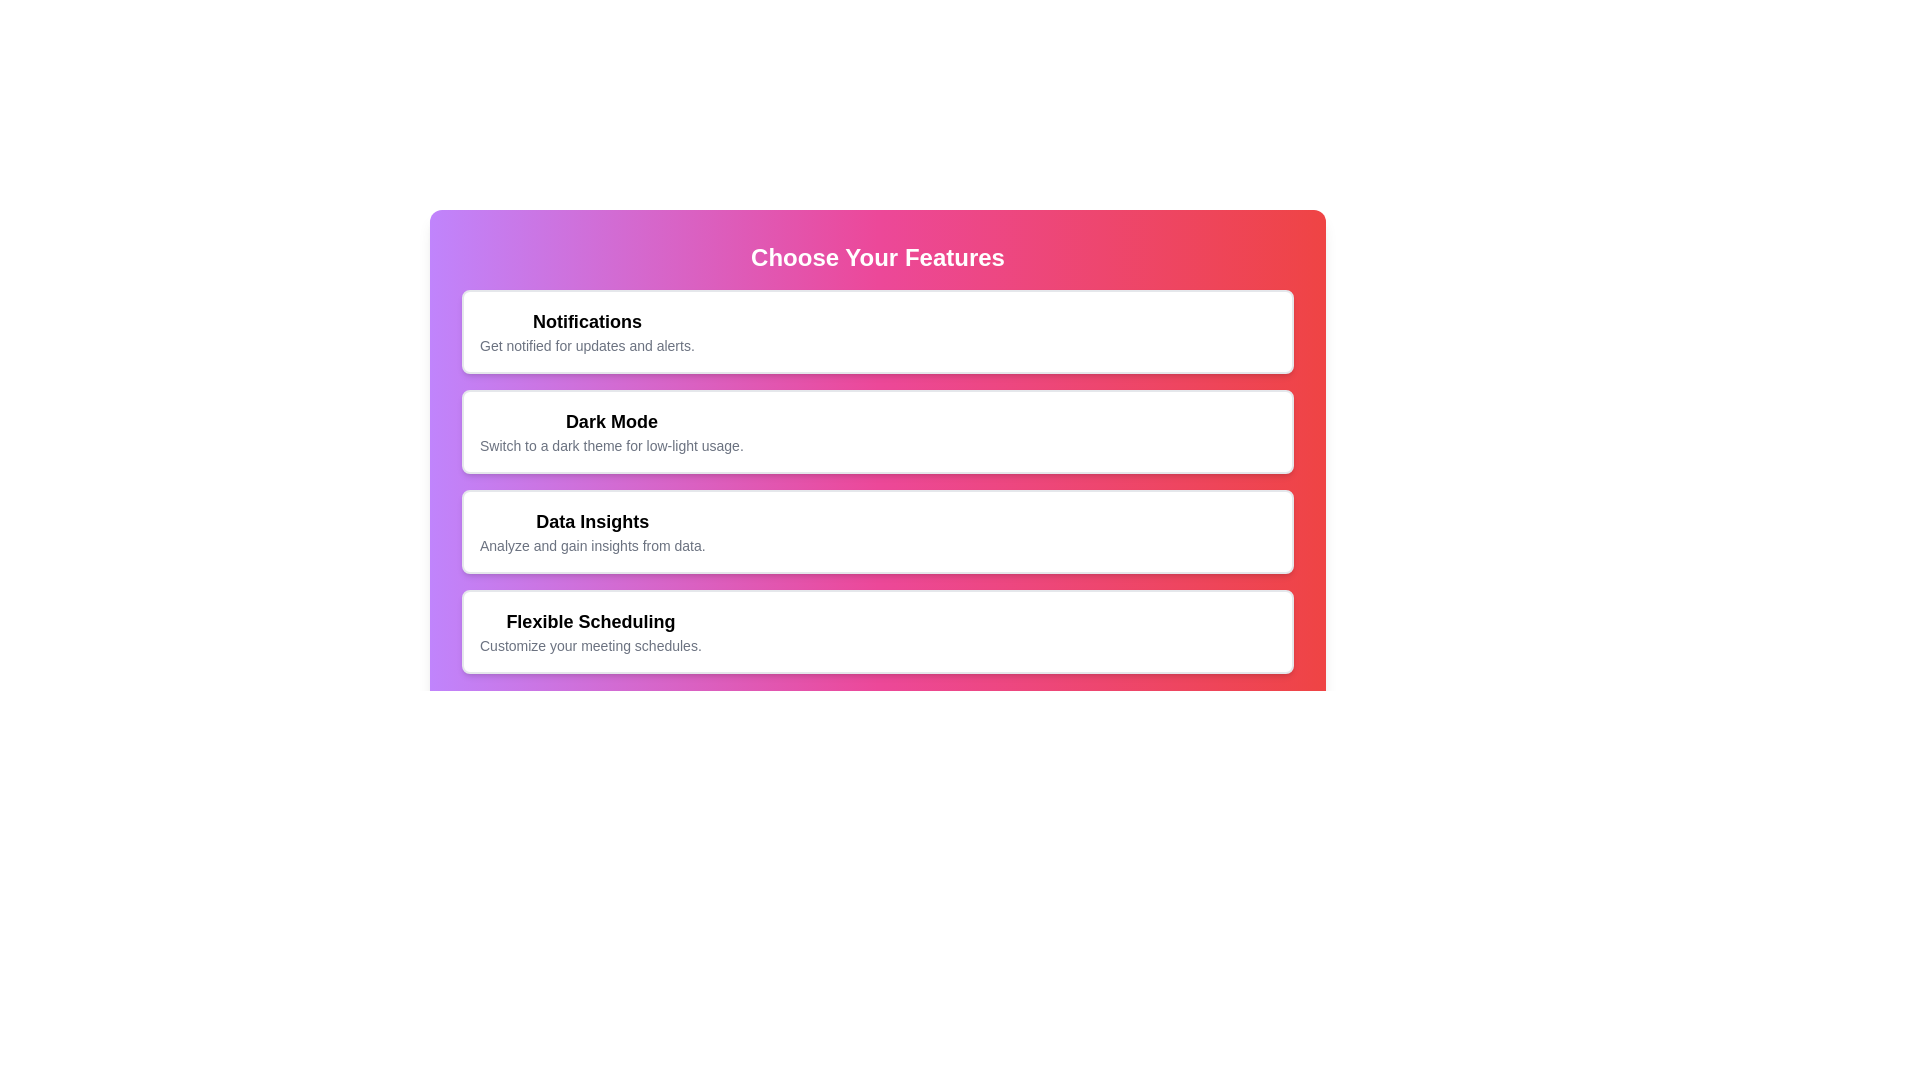 The width and height of the screenshot is (1920, 1080). I want to click on the prominent text header displaying 'Choose Your Features' which is centrally aligned at the top of the card layout, so click(878, 257).